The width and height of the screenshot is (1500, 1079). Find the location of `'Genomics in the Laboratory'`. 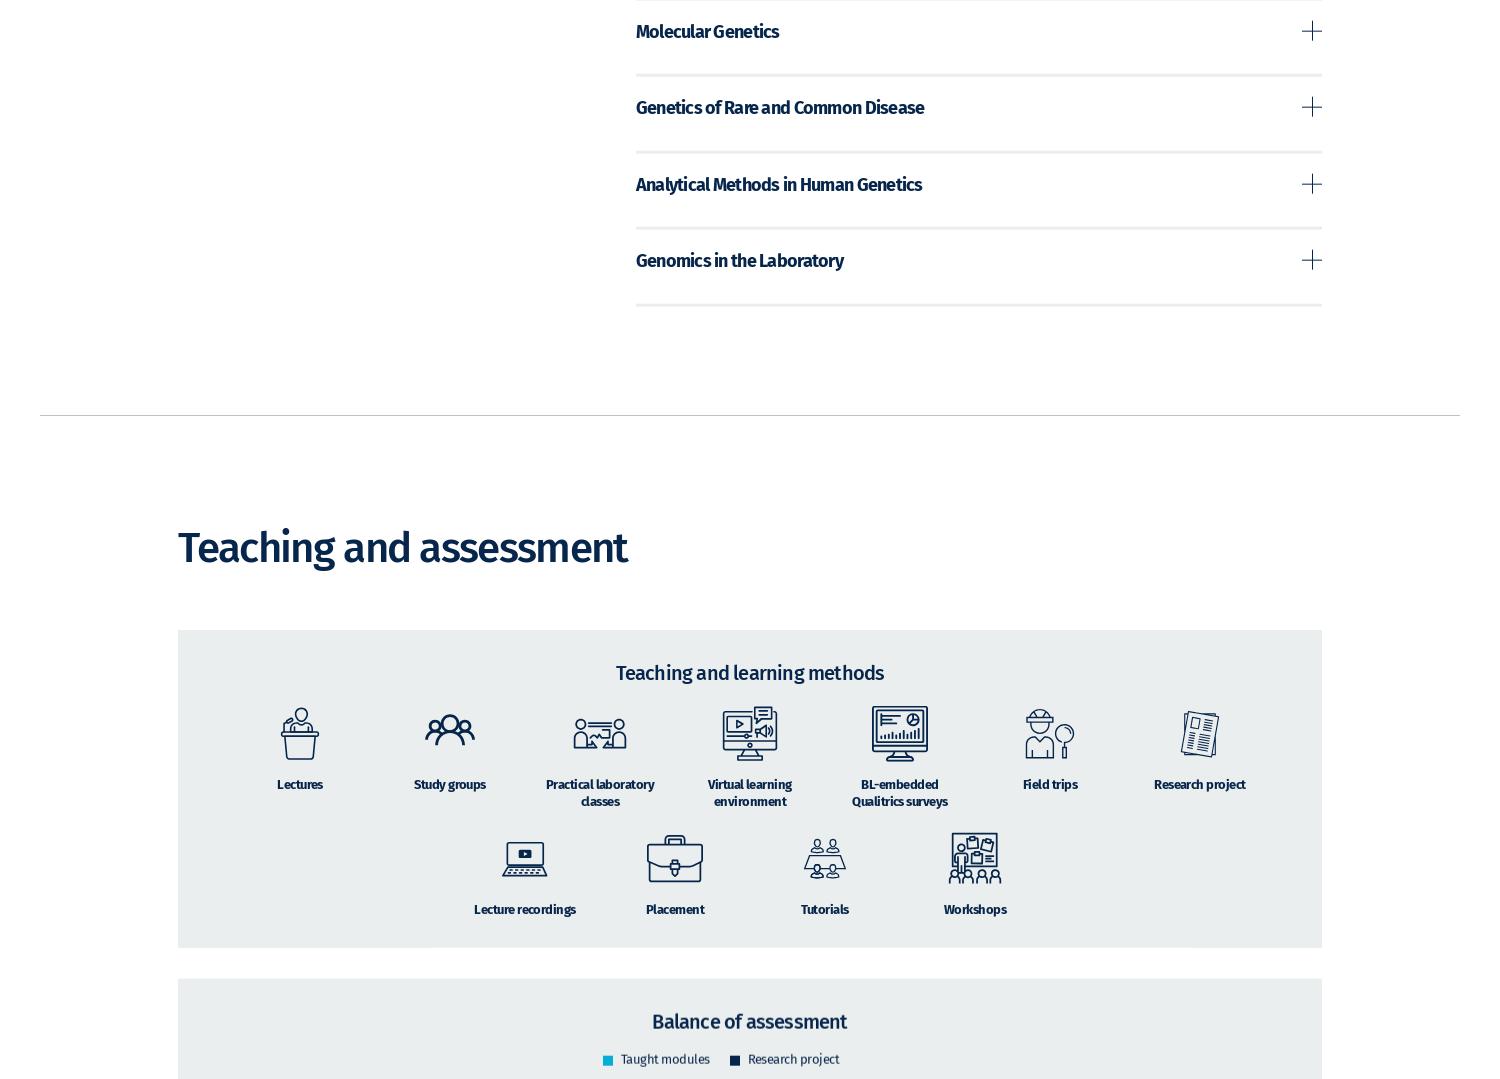

'Genomics in the Laboratory' is located at coordinates (634, 288).